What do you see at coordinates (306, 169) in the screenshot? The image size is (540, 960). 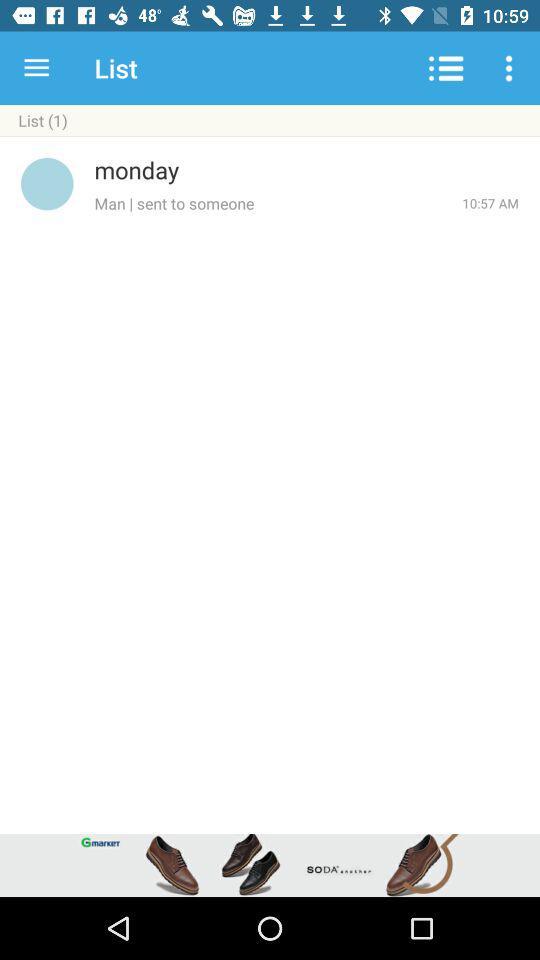 I see `the icon above man sent to item` at bounding box center [306, 169].